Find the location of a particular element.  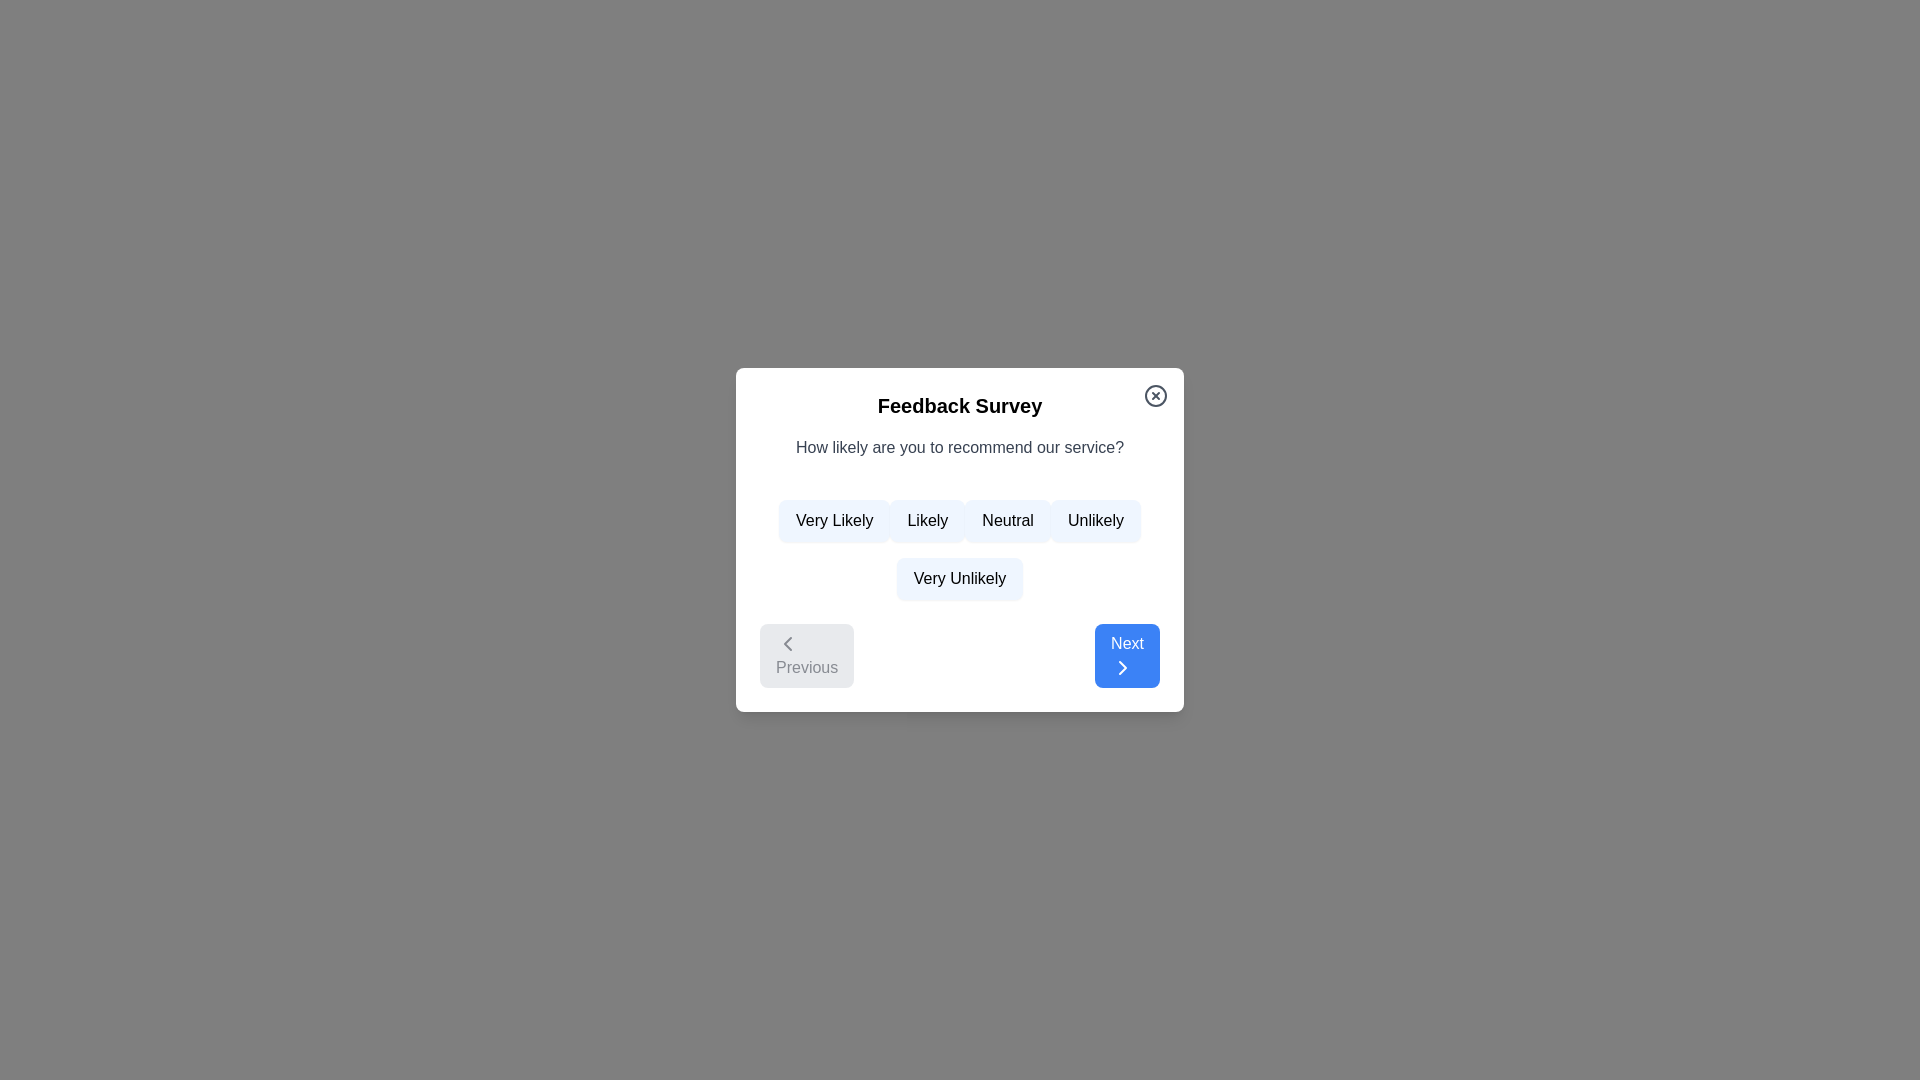

the close button located in the top-right corner of the feedback survey modal is located at coordinates (1156, 396).